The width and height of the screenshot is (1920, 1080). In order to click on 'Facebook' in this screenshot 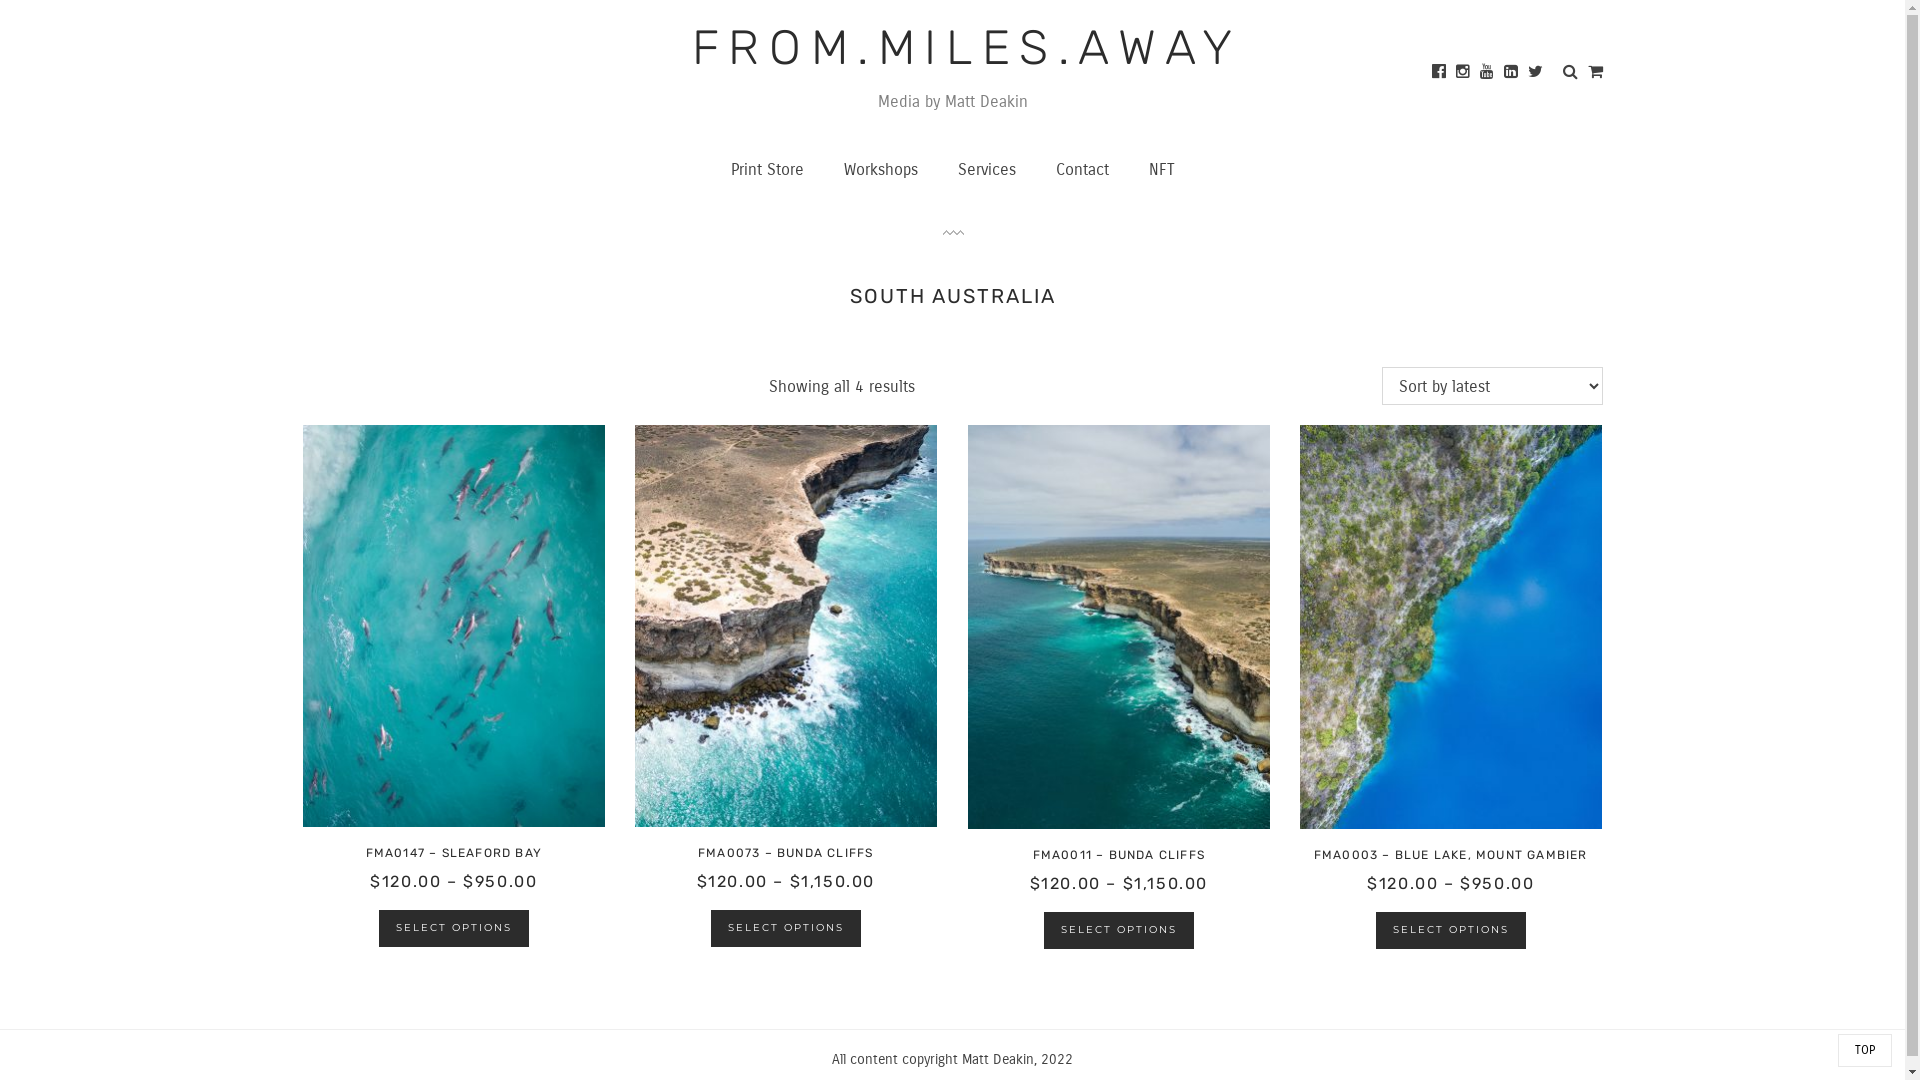, I will do `click(1438, 68)`.